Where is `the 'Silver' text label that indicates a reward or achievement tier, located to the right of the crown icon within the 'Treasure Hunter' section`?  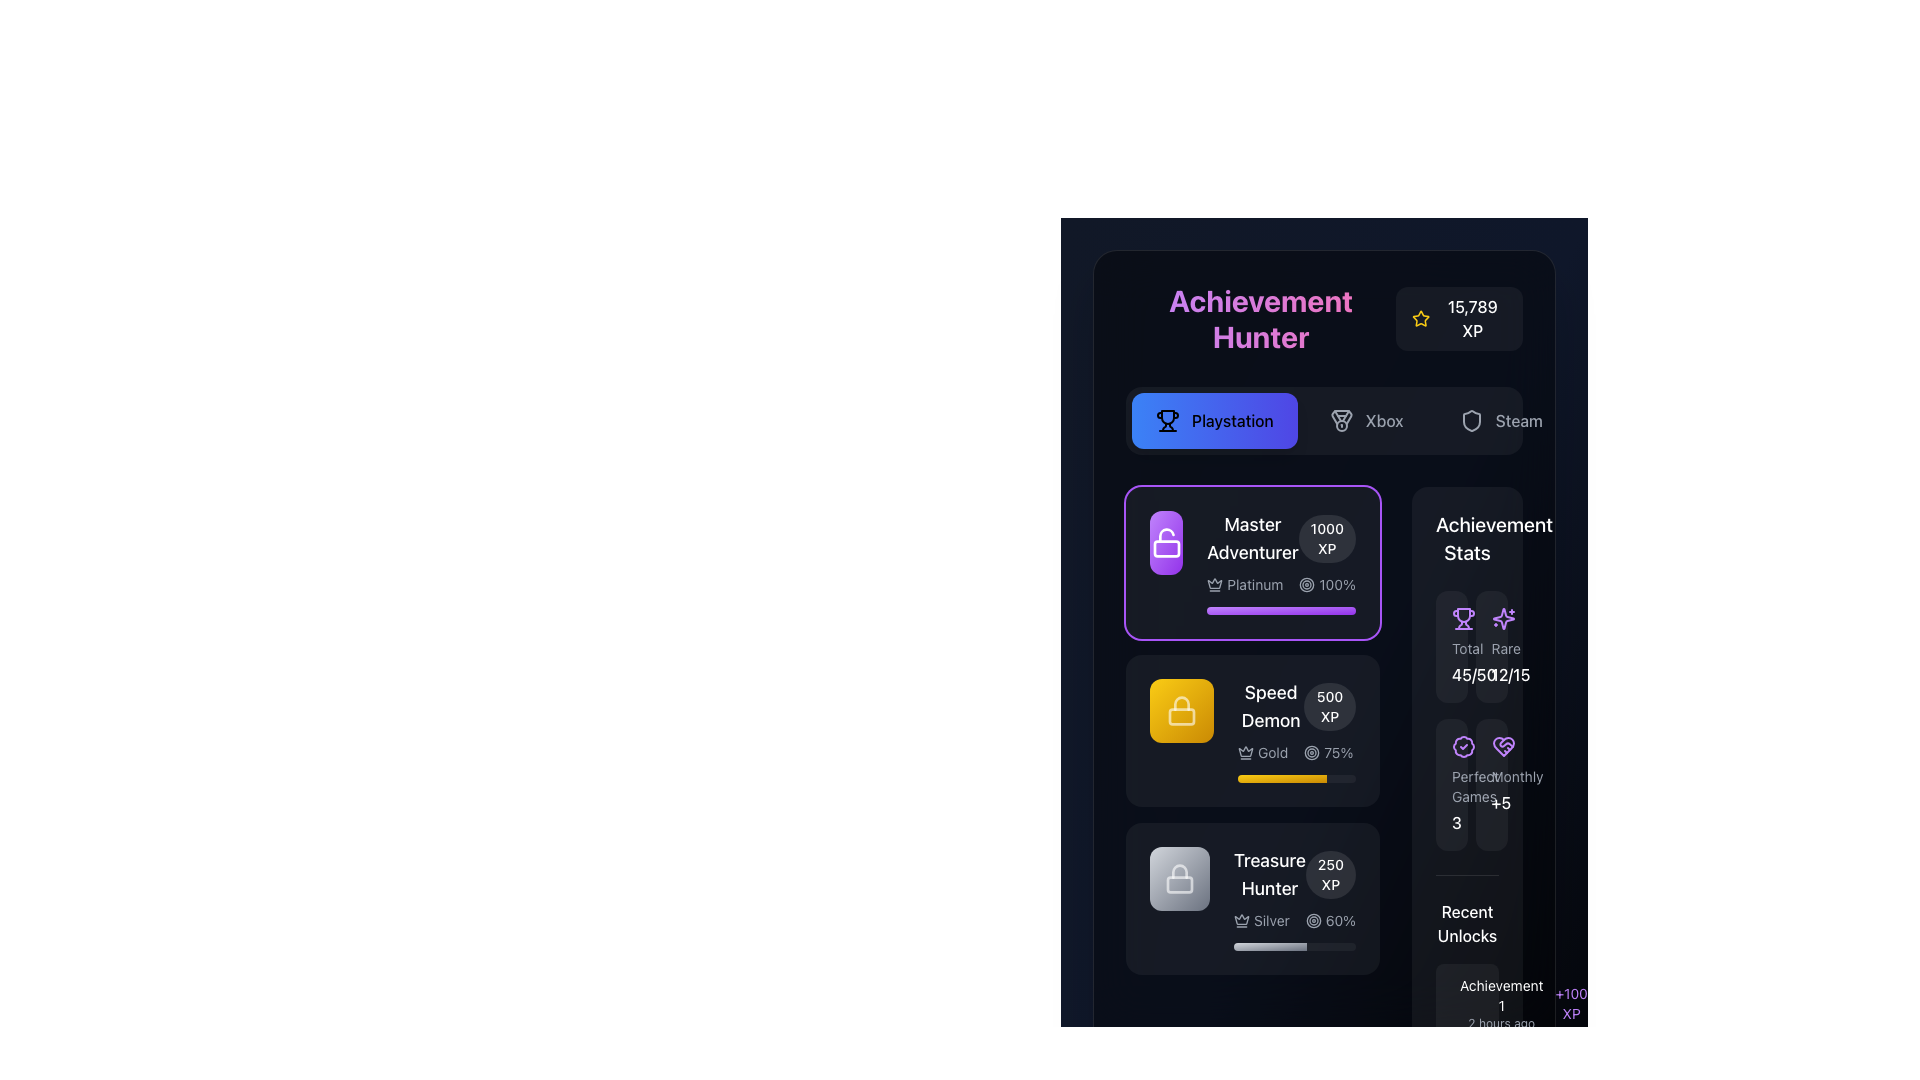 the 'Silver' text label that indicates a reward or achievement tier, located to the right of the crown icon within the 'Treasure Hunter' section is located at coordinates (1271, 921).